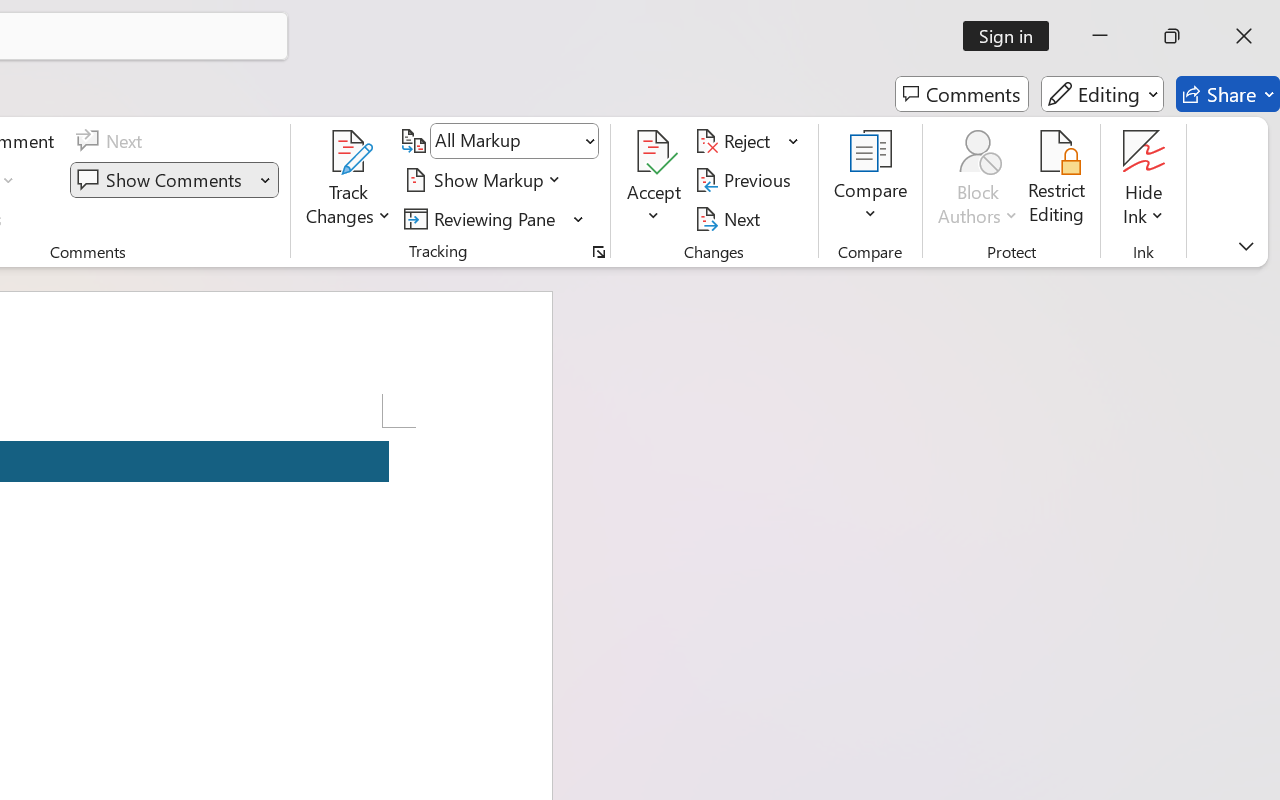 Image resolution: width=1280 pixels, height=800 pixels. Describe the element at coordinates (1144, 179) in the screenshot. I see `'Hide Ink'` at that location.